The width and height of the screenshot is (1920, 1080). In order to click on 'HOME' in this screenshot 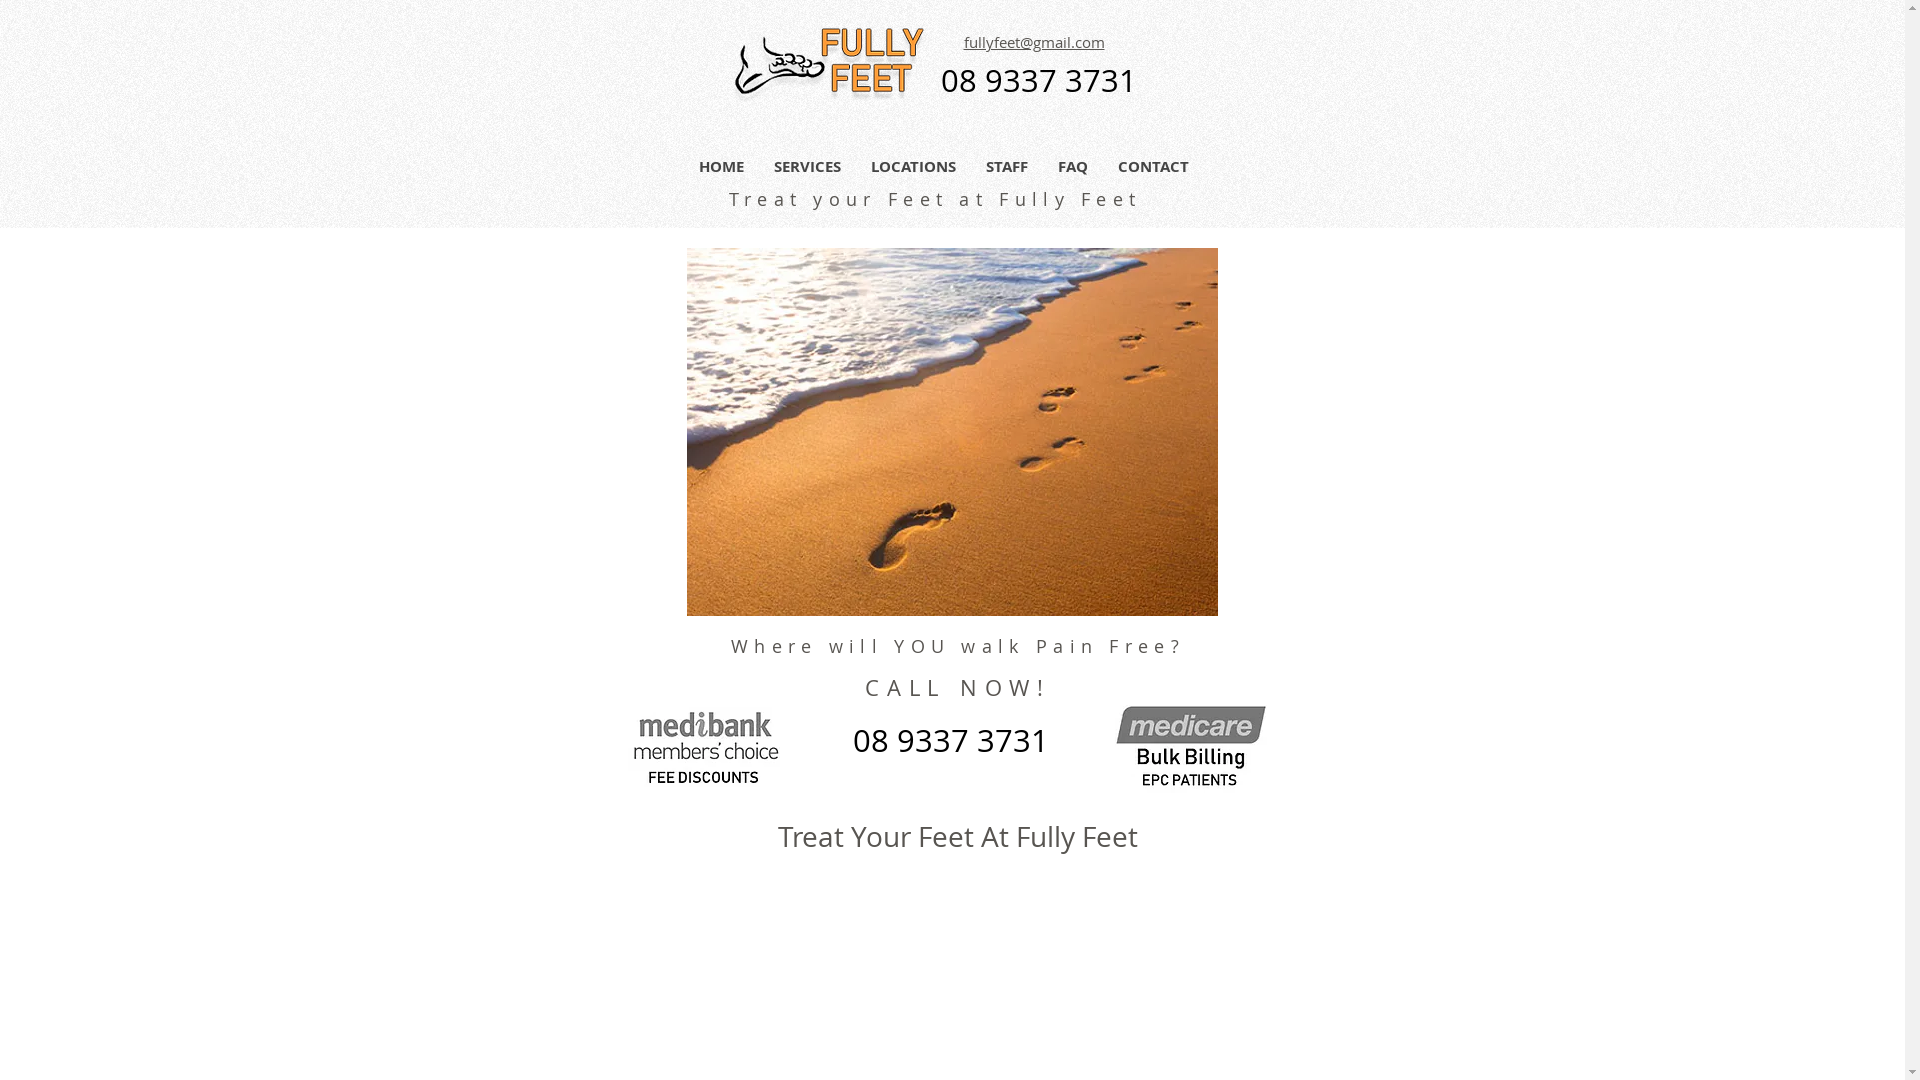, I will do `click(720, 165)`.